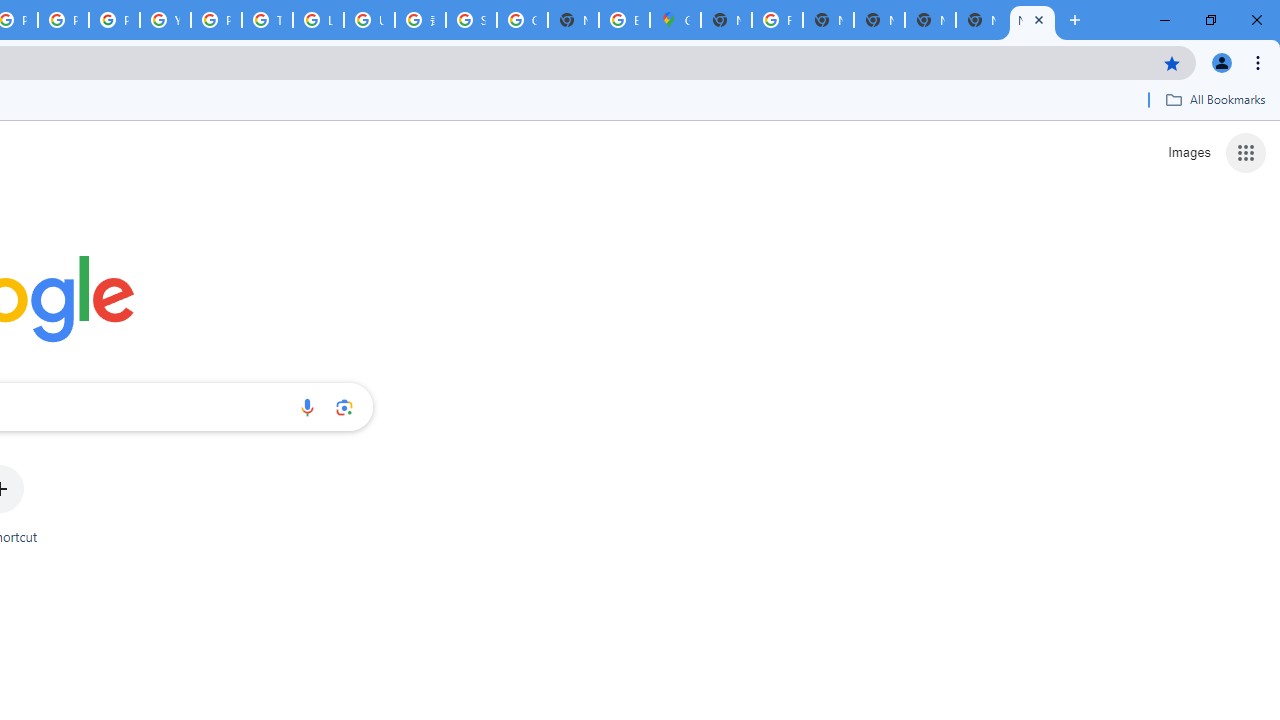 The image size is (1280, 720). I want to click on 'Explore new street-level details - Google Maps Help', so click(623, 20).